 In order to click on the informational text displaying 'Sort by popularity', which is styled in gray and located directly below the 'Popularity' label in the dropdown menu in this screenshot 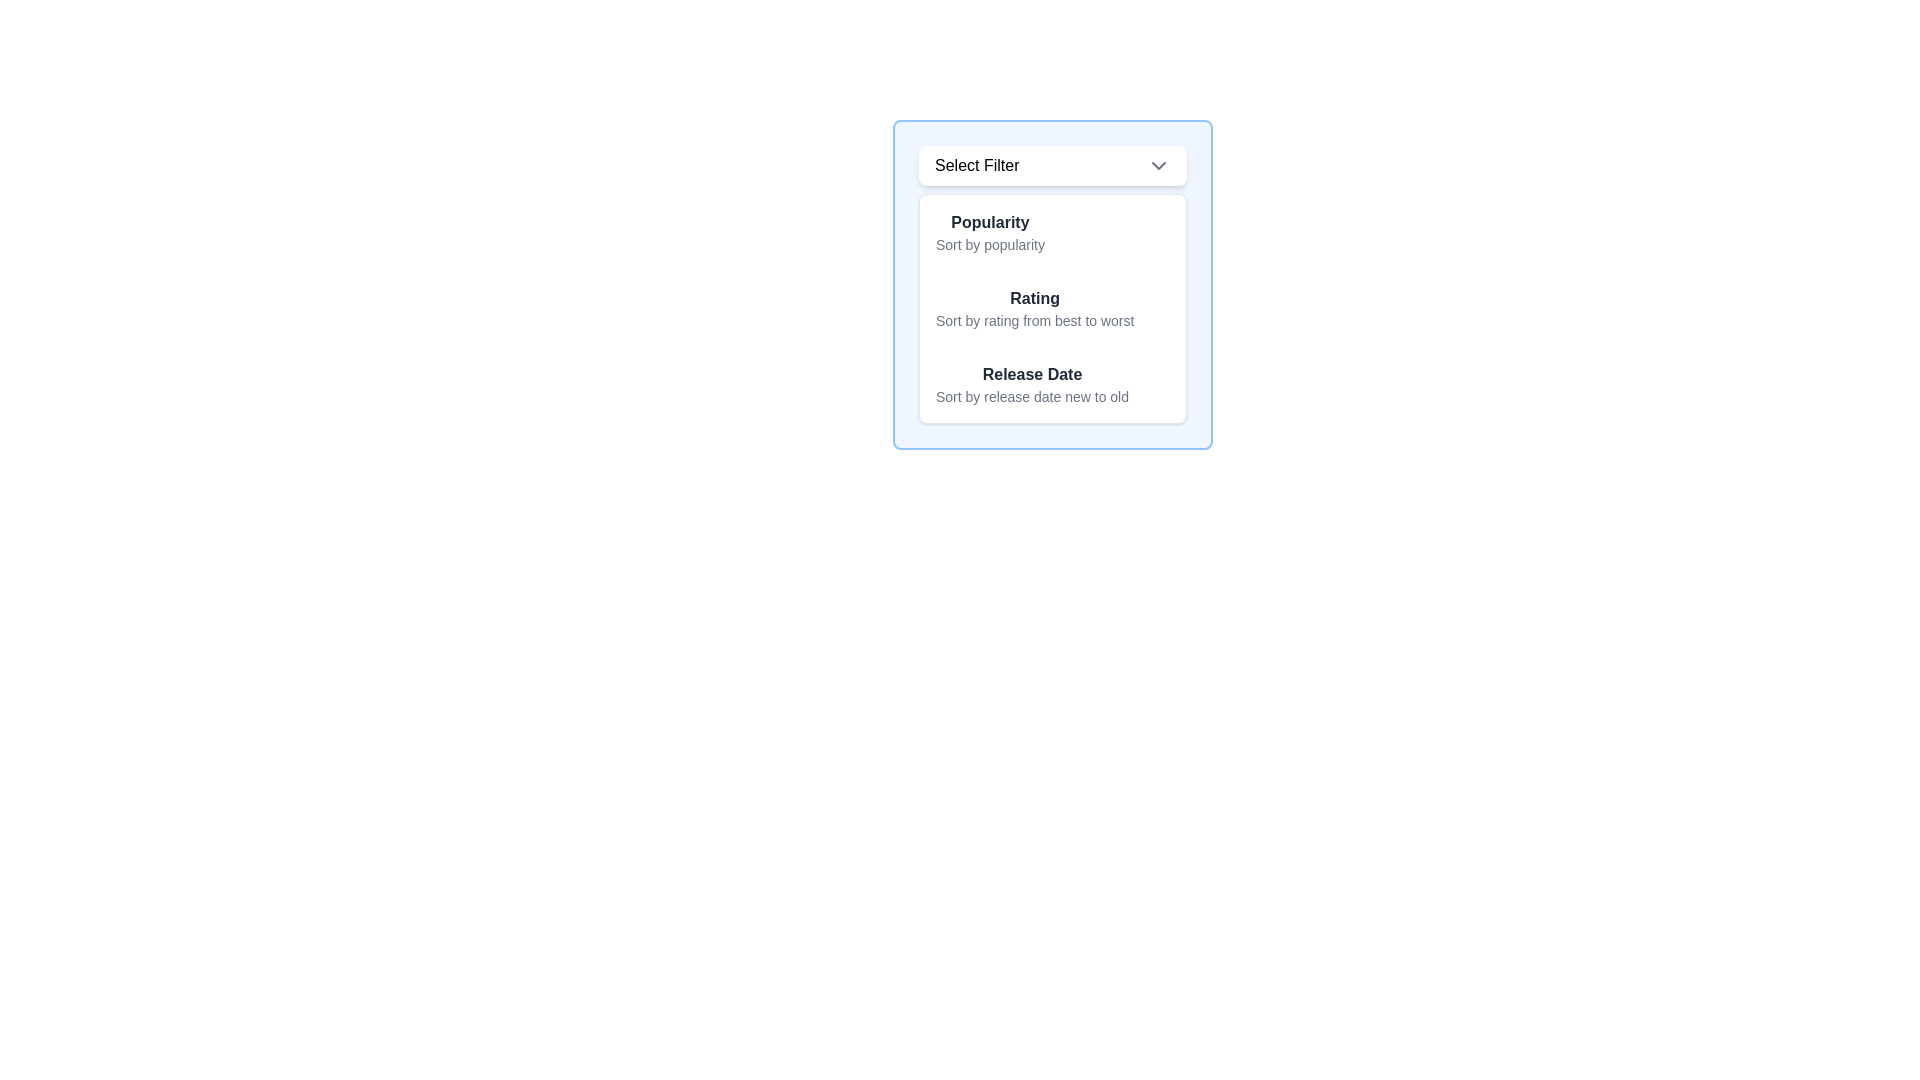, I will do `click(990, 244)`.